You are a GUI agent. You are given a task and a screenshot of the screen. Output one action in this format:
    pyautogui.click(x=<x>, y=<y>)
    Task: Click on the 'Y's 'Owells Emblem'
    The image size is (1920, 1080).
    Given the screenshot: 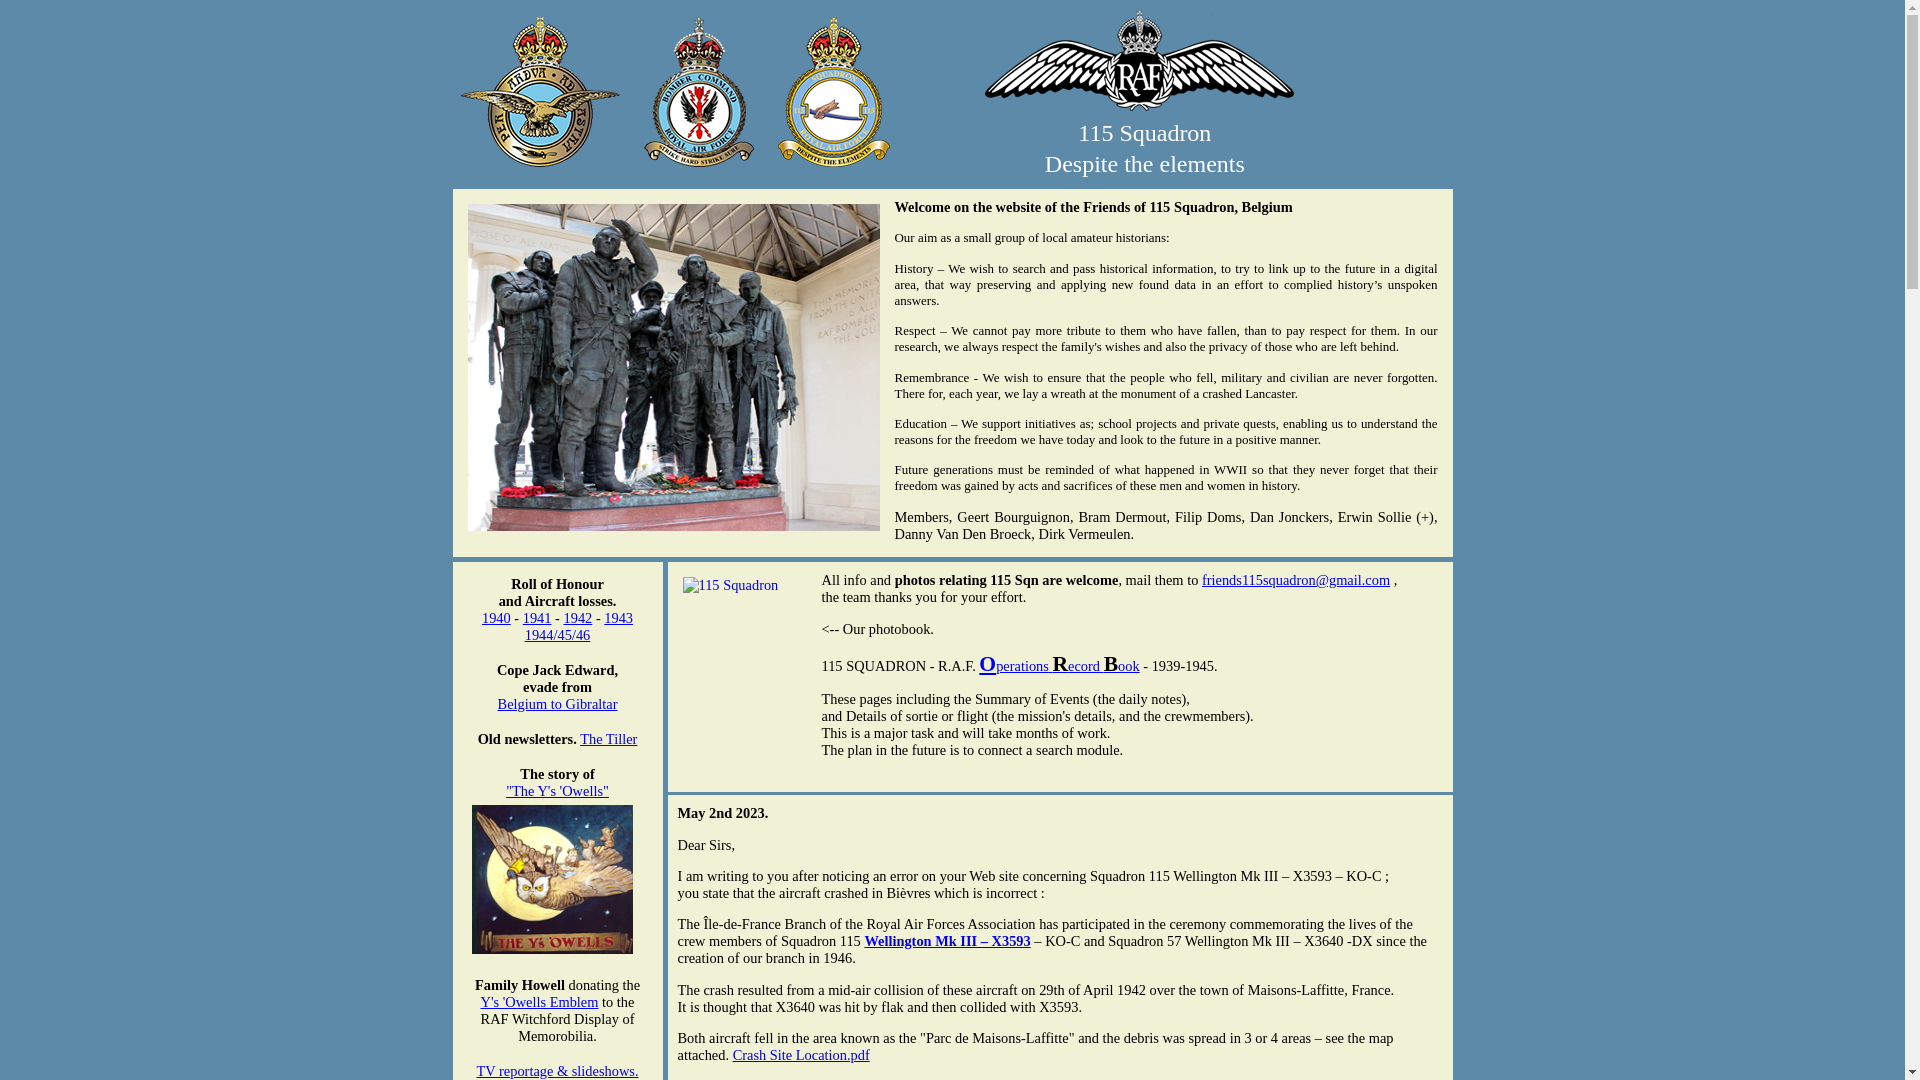 What is the action you would take?
    pyautogui.click(x=480, y=1002)
    